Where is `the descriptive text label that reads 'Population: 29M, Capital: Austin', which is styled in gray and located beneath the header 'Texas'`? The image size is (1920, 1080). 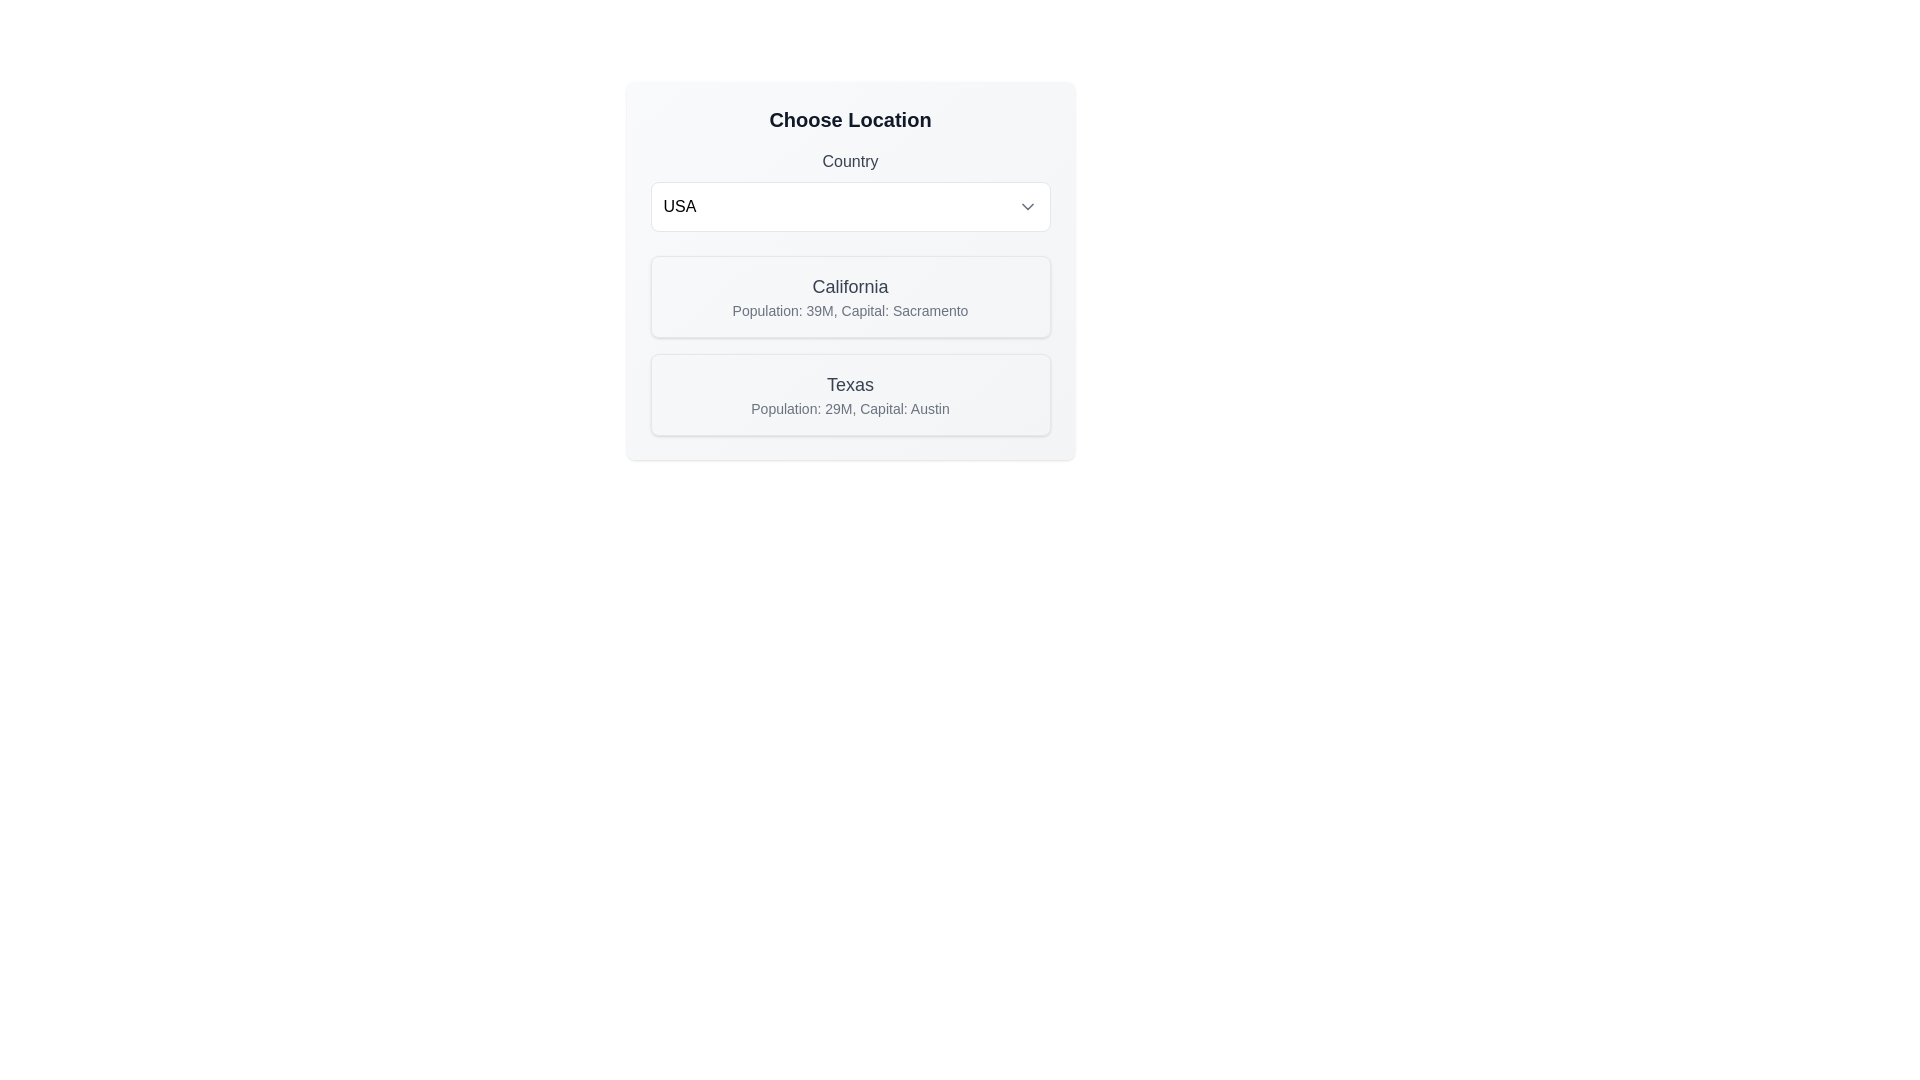 the descriptive text label that reads 'Population: 29M, Capital: Austin', which is styled in gray and located beneath the header 'Texas' is located at coordinates (850, 407).